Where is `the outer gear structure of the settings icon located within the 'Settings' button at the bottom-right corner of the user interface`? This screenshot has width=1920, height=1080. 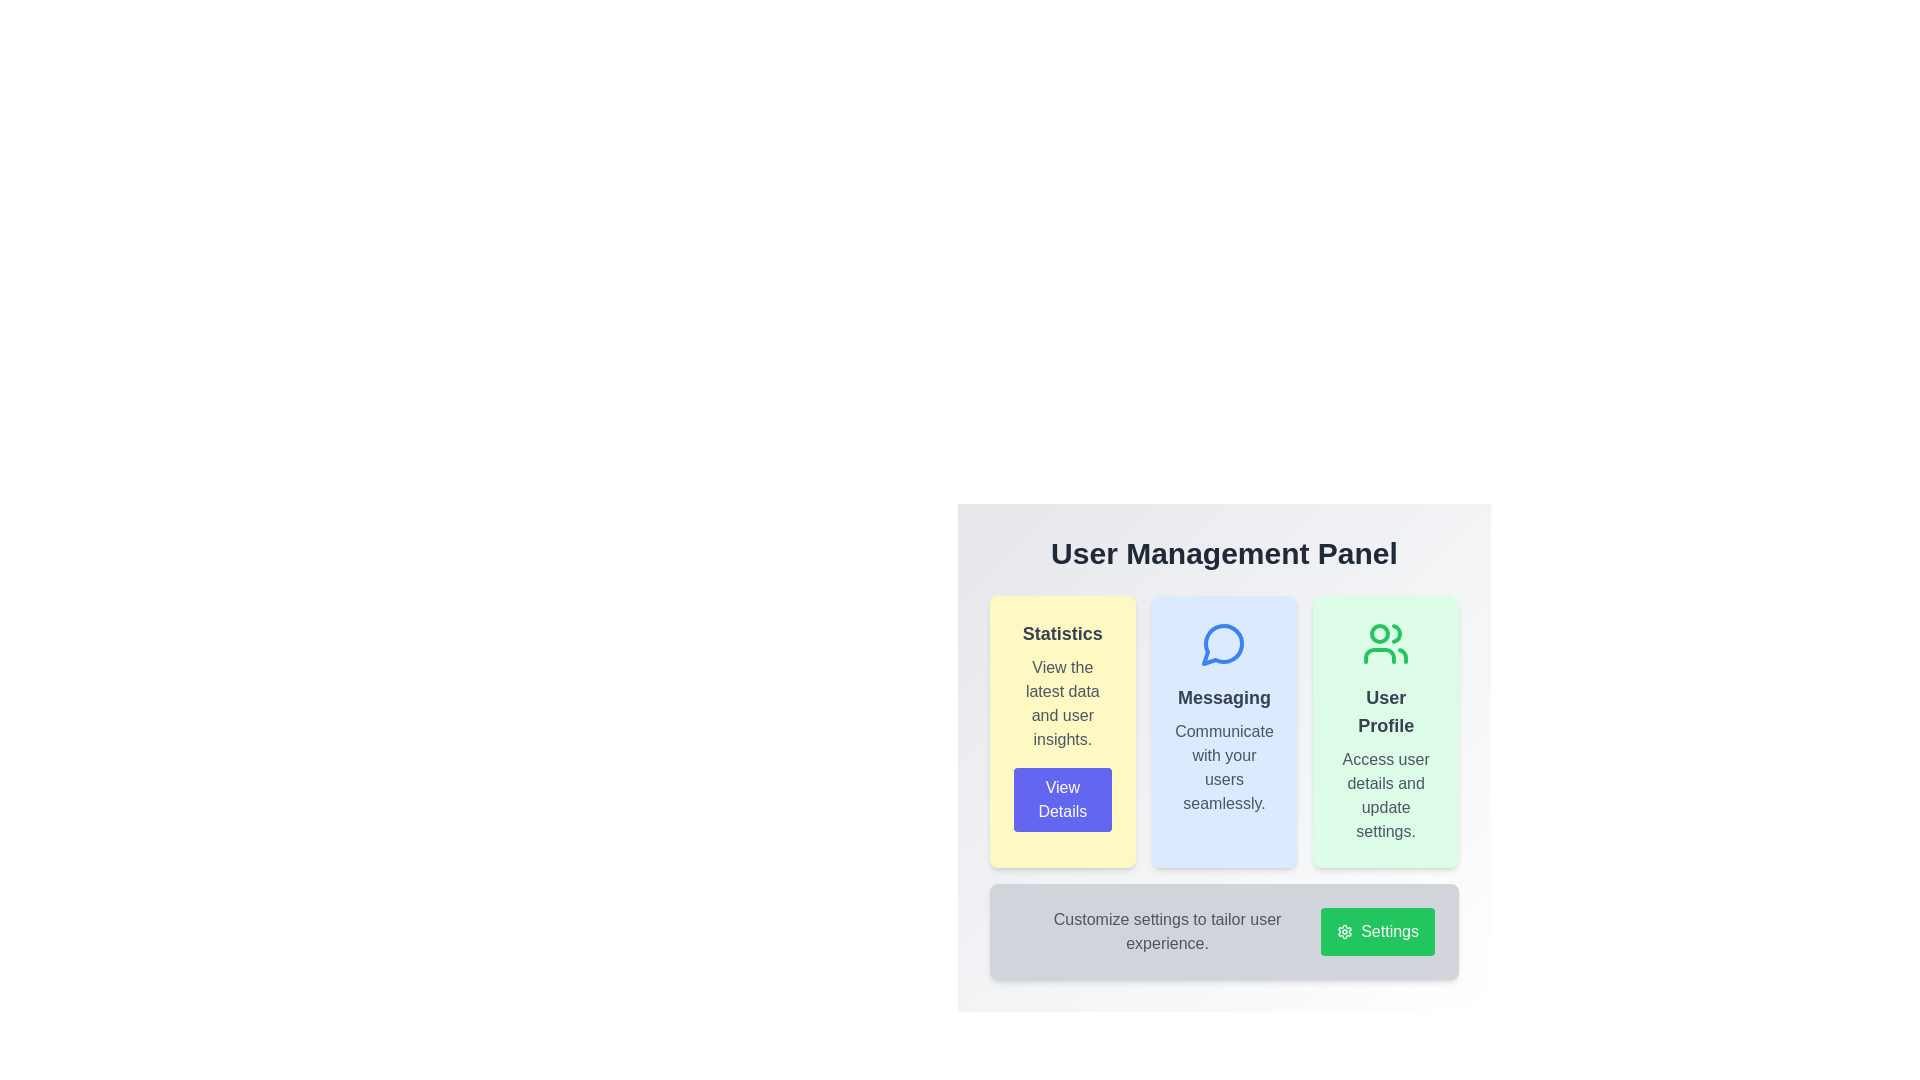
the outer gear structure of the settings icon located within the 'Settings' button at the bottom-right corner of the user interface is located at coordinates (1345, 932).